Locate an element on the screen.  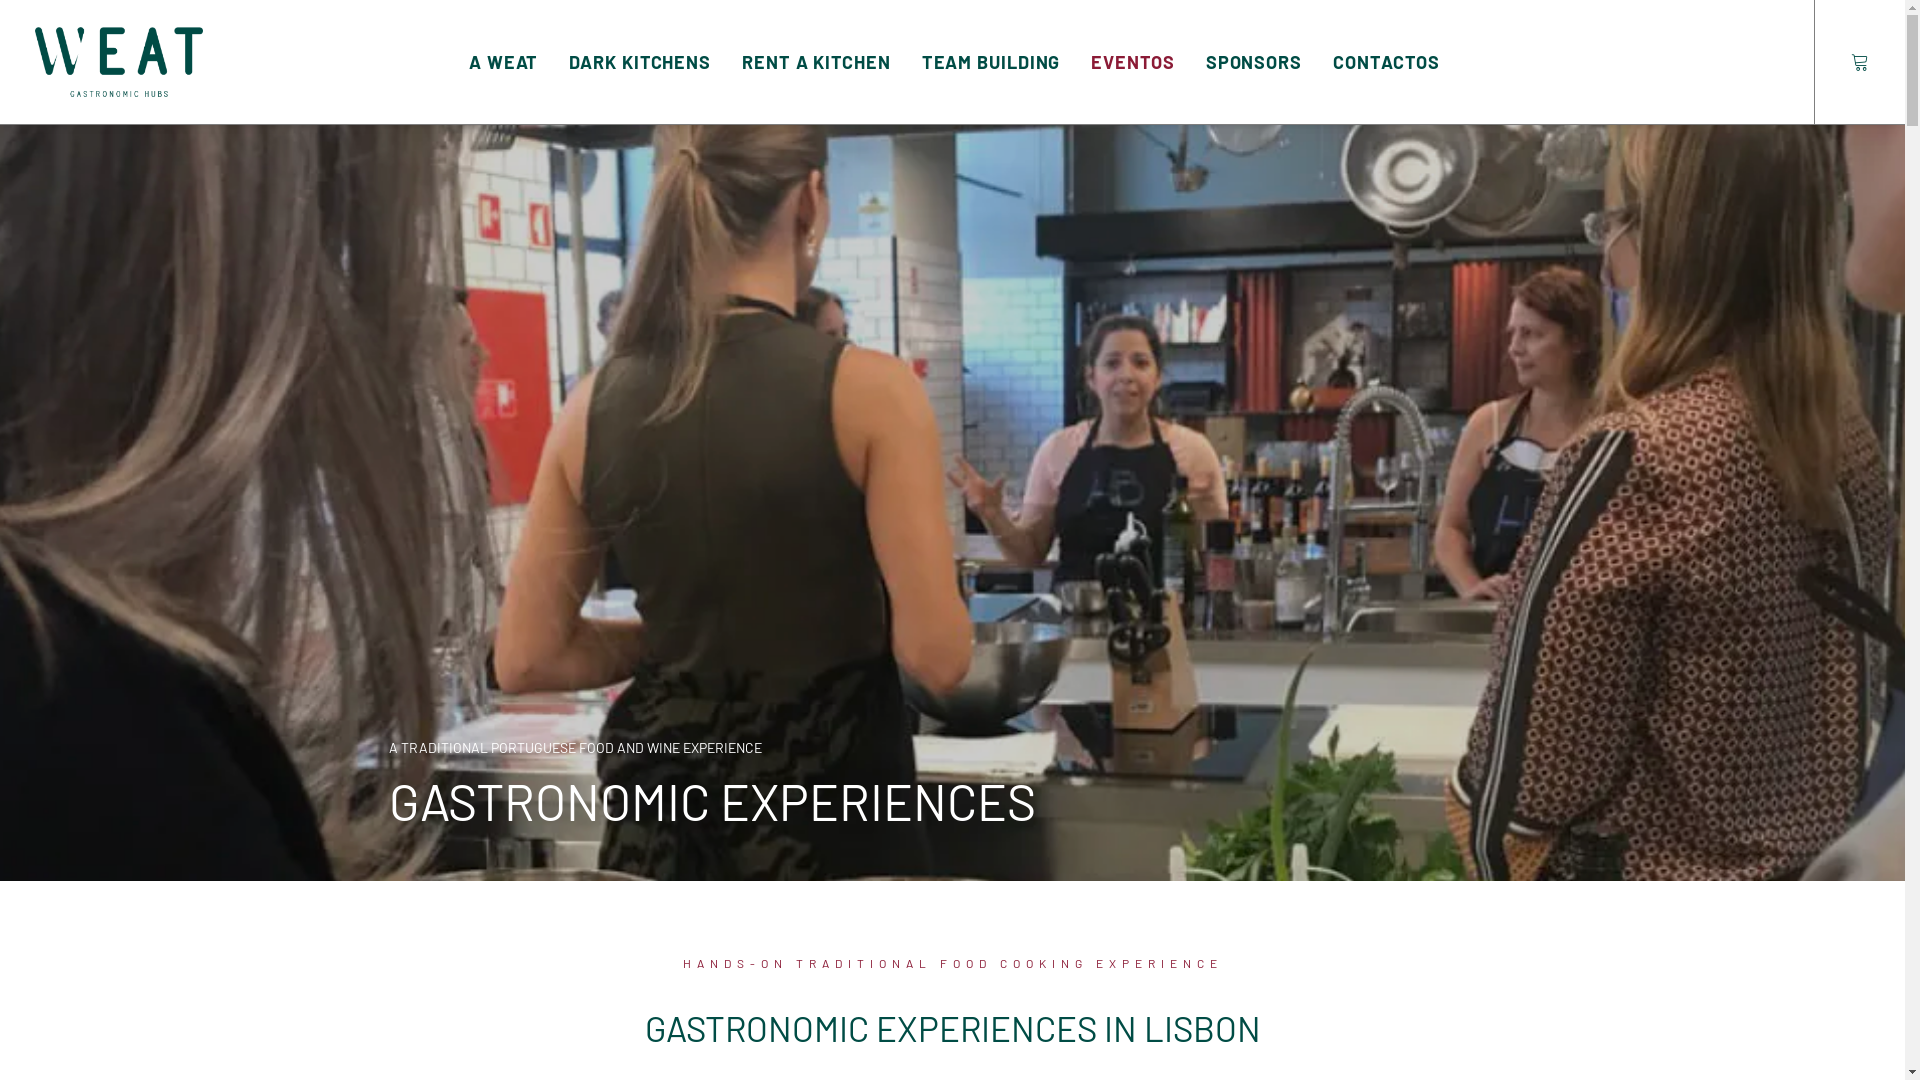
'A WEAT' is located at coordinates (503, 60).